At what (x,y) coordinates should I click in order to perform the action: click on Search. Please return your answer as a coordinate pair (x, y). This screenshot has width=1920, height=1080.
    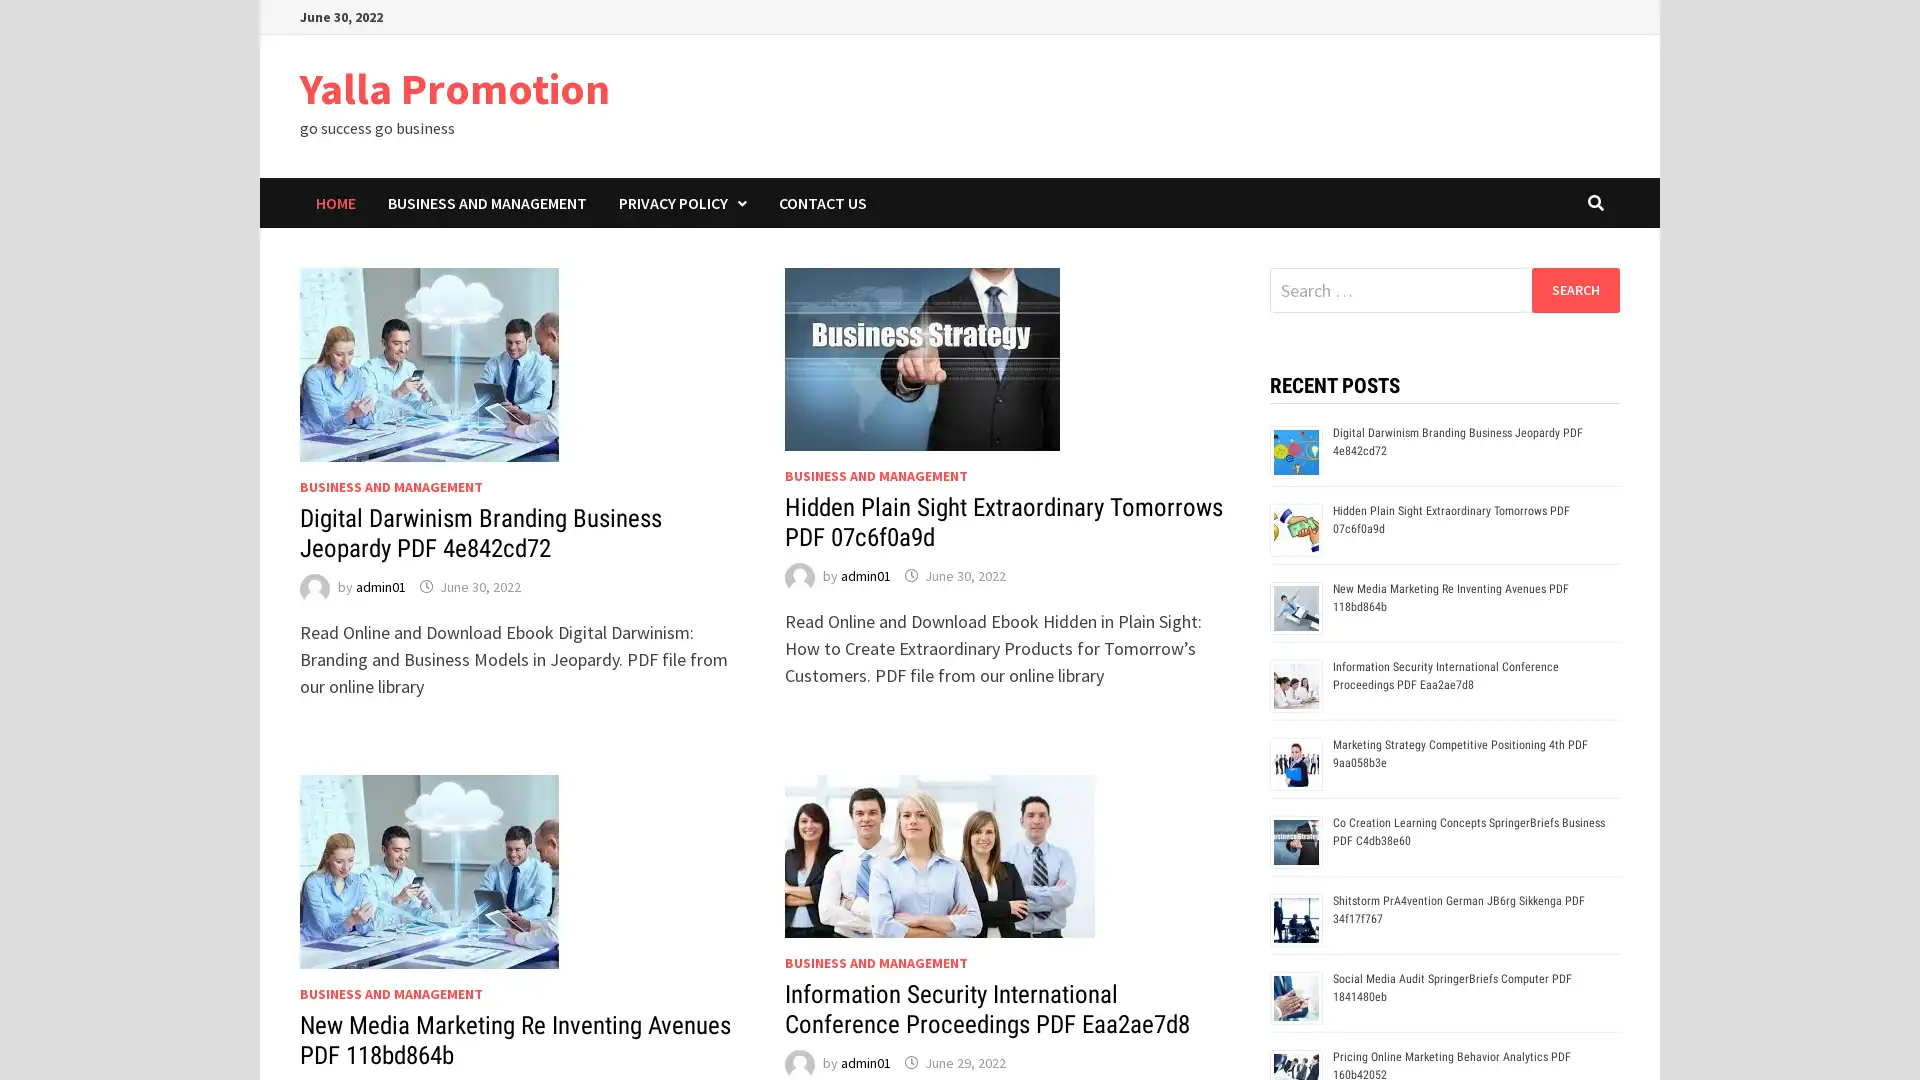
    Looking at the image, I should click on (1574, 289).